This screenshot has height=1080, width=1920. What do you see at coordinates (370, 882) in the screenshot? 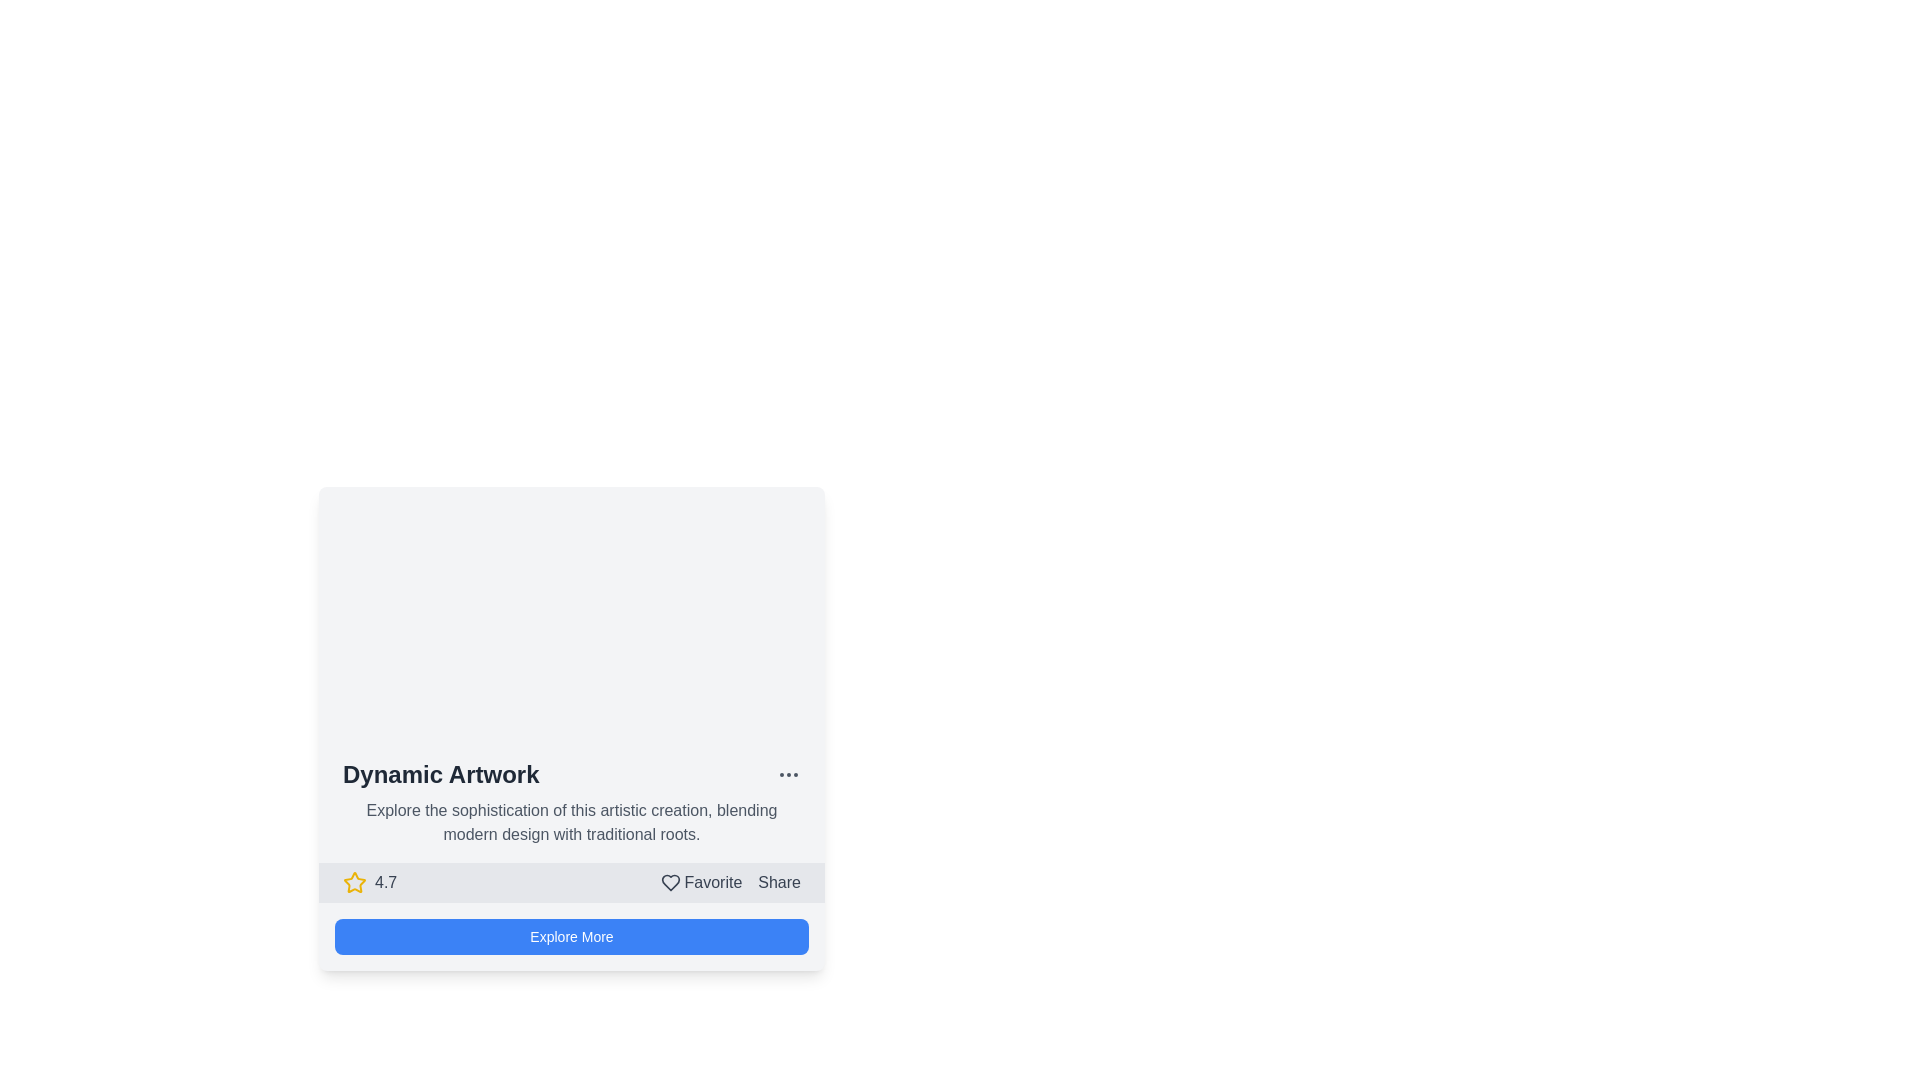
I see `the Rating Display element, which consists of a yellow star icon and the text '4.7', positioned at the bottom of a card-like component, to the left of the 'Favorite' and 'Share' actions` at bounding box center [370, 882].